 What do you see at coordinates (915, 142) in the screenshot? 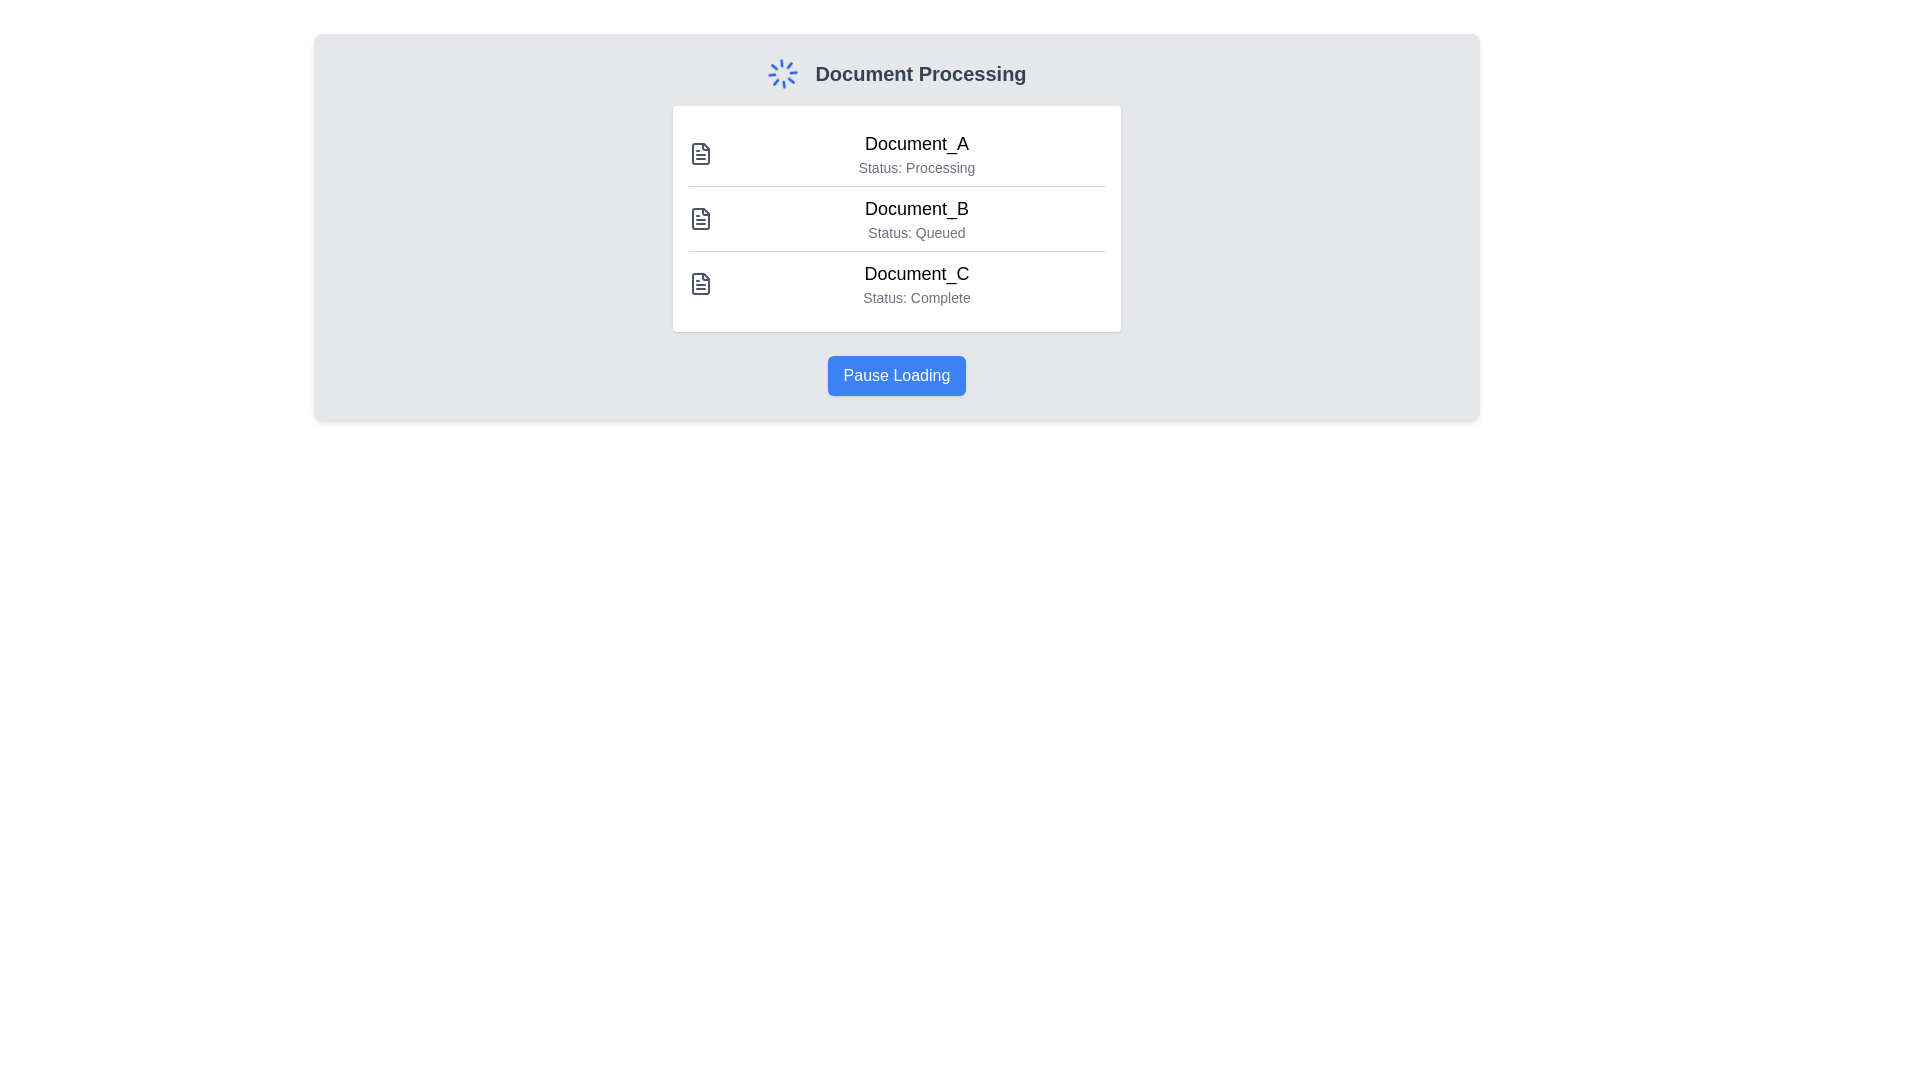
I see `the Text label that indicates the name or identifier of the first document in the processing list, located at the top of the 'Document Processing' card, above the 'Status: Processing' text` at bounding box center [915, 142].